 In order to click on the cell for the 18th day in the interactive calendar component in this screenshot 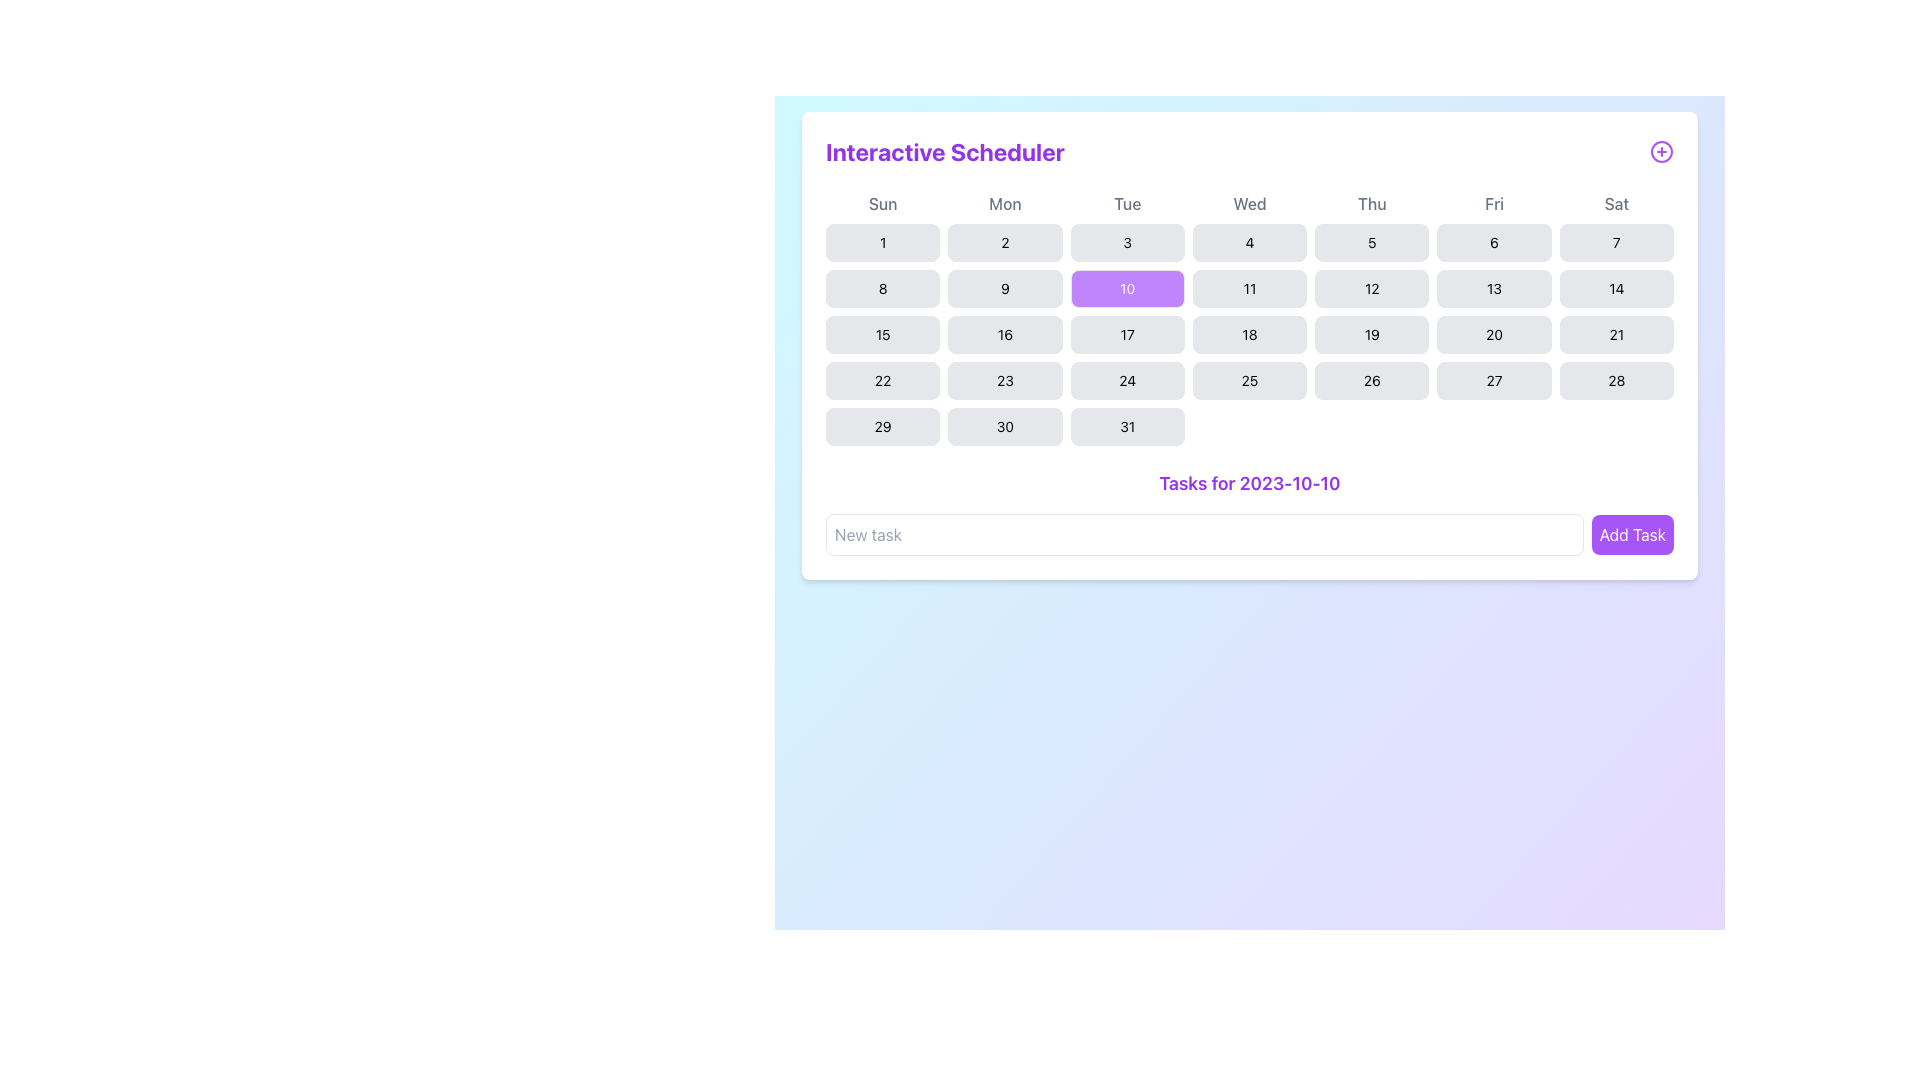, I will do `click(1248, 318)`.